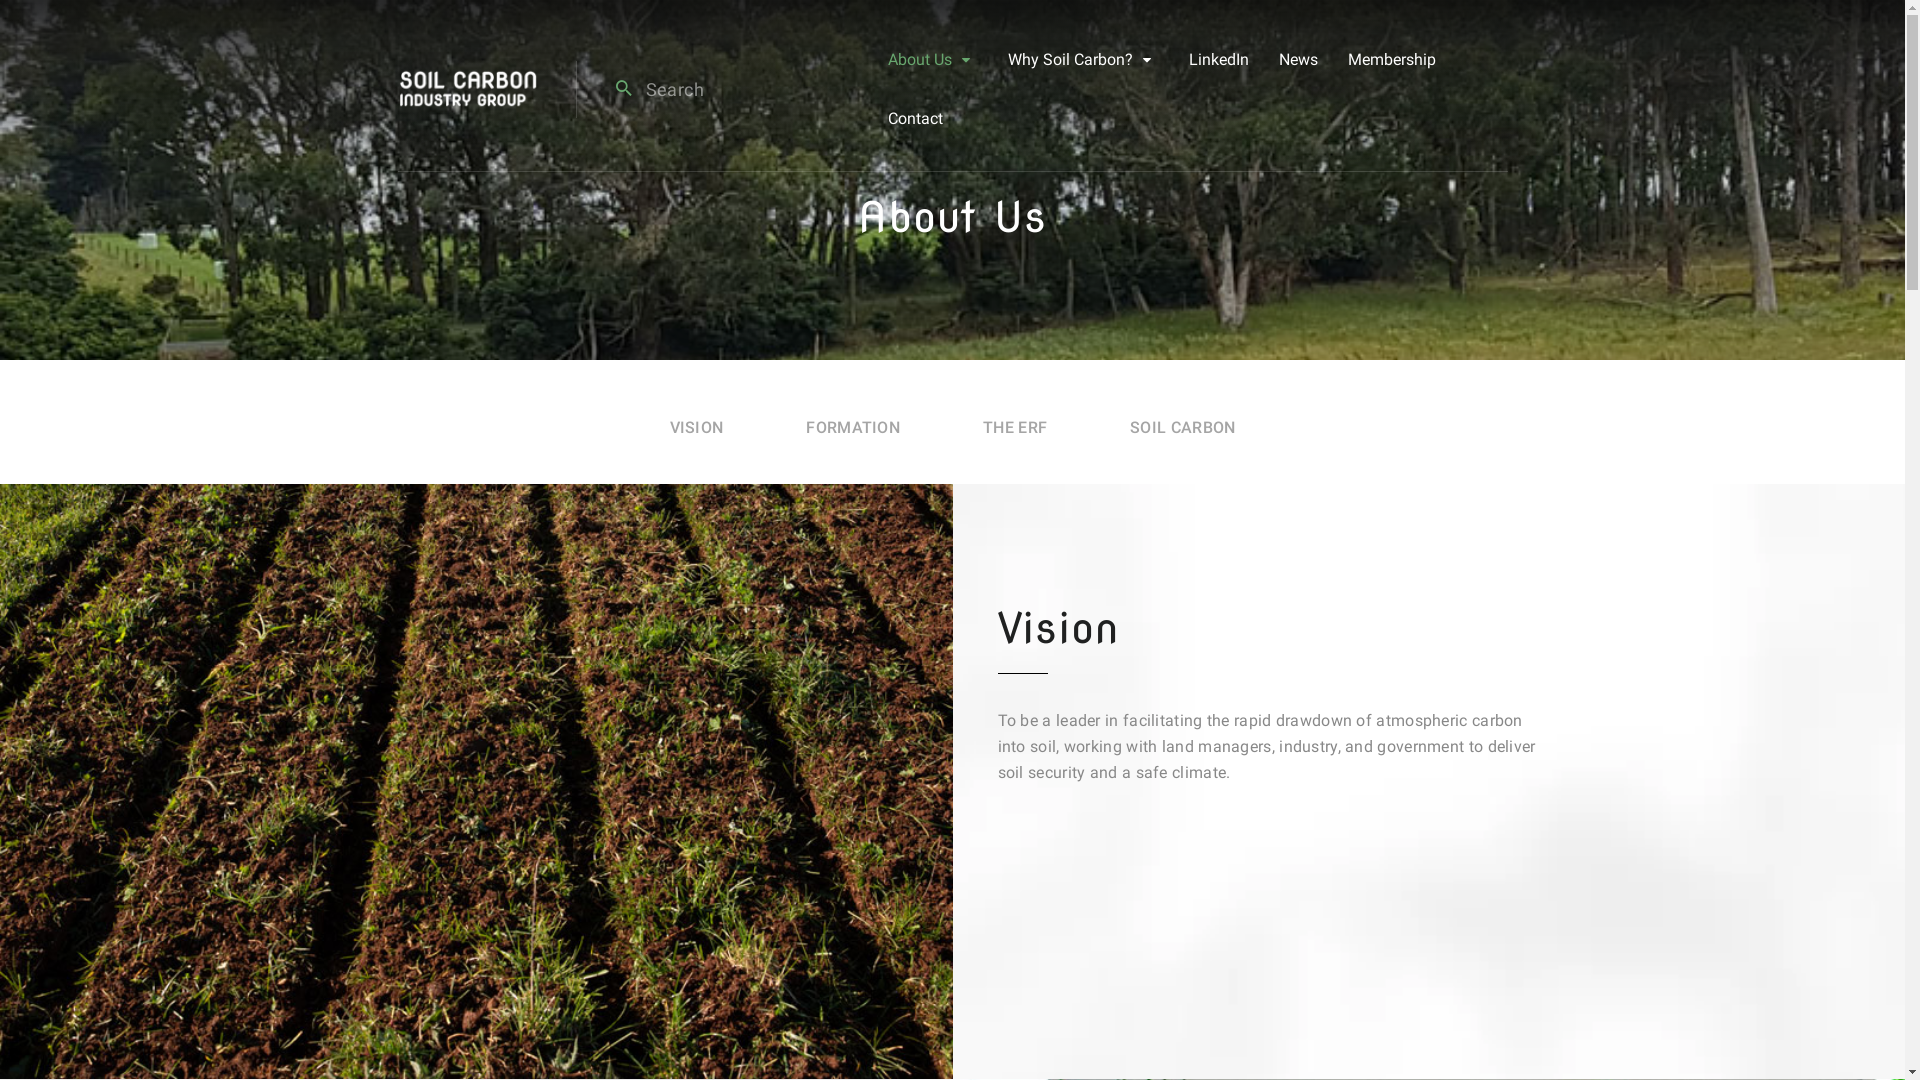  Describe the element at coordinates (1391, 58) in the screenshot. I see `'Membership'` at that location.